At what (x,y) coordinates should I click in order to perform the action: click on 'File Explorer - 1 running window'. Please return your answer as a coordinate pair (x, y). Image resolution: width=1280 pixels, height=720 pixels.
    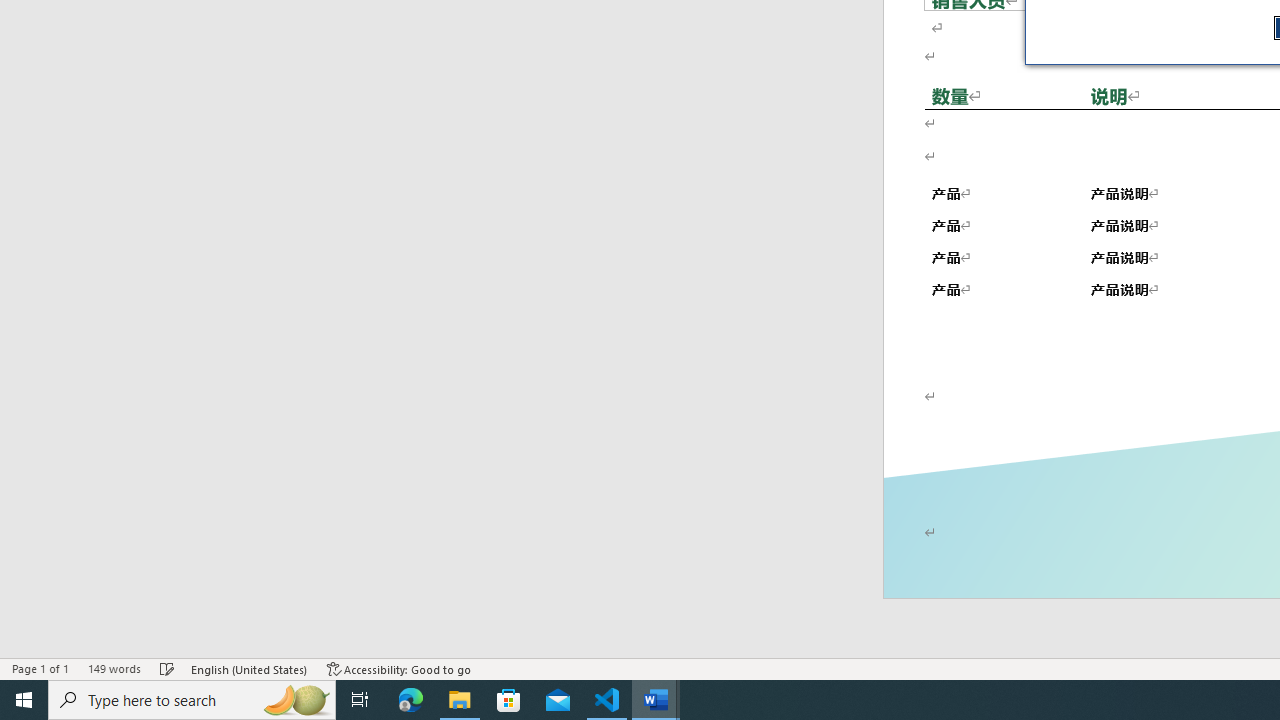
    Looking at the image, I should click on (459, 698).